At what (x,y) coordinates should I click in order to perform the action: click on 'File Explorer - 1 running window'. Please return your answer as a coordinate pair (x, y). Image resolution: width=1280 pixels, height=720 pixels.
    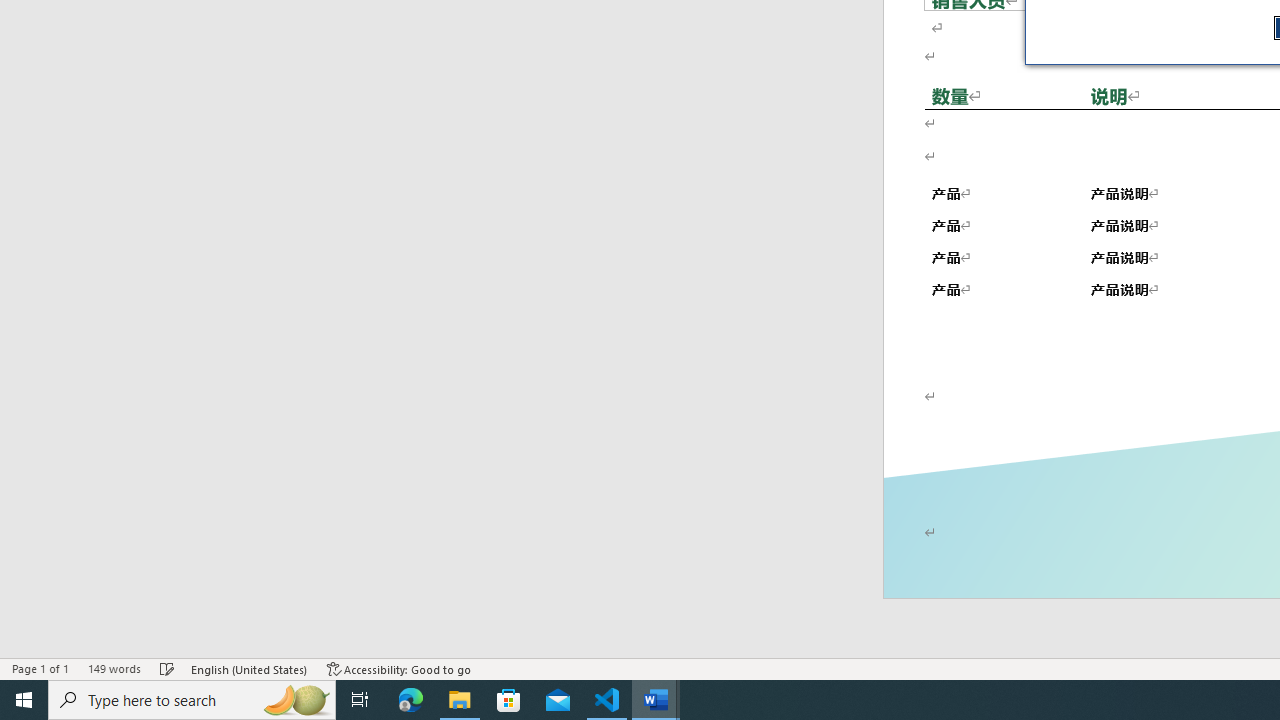
    Looking at the image, I should click on (459, 698).